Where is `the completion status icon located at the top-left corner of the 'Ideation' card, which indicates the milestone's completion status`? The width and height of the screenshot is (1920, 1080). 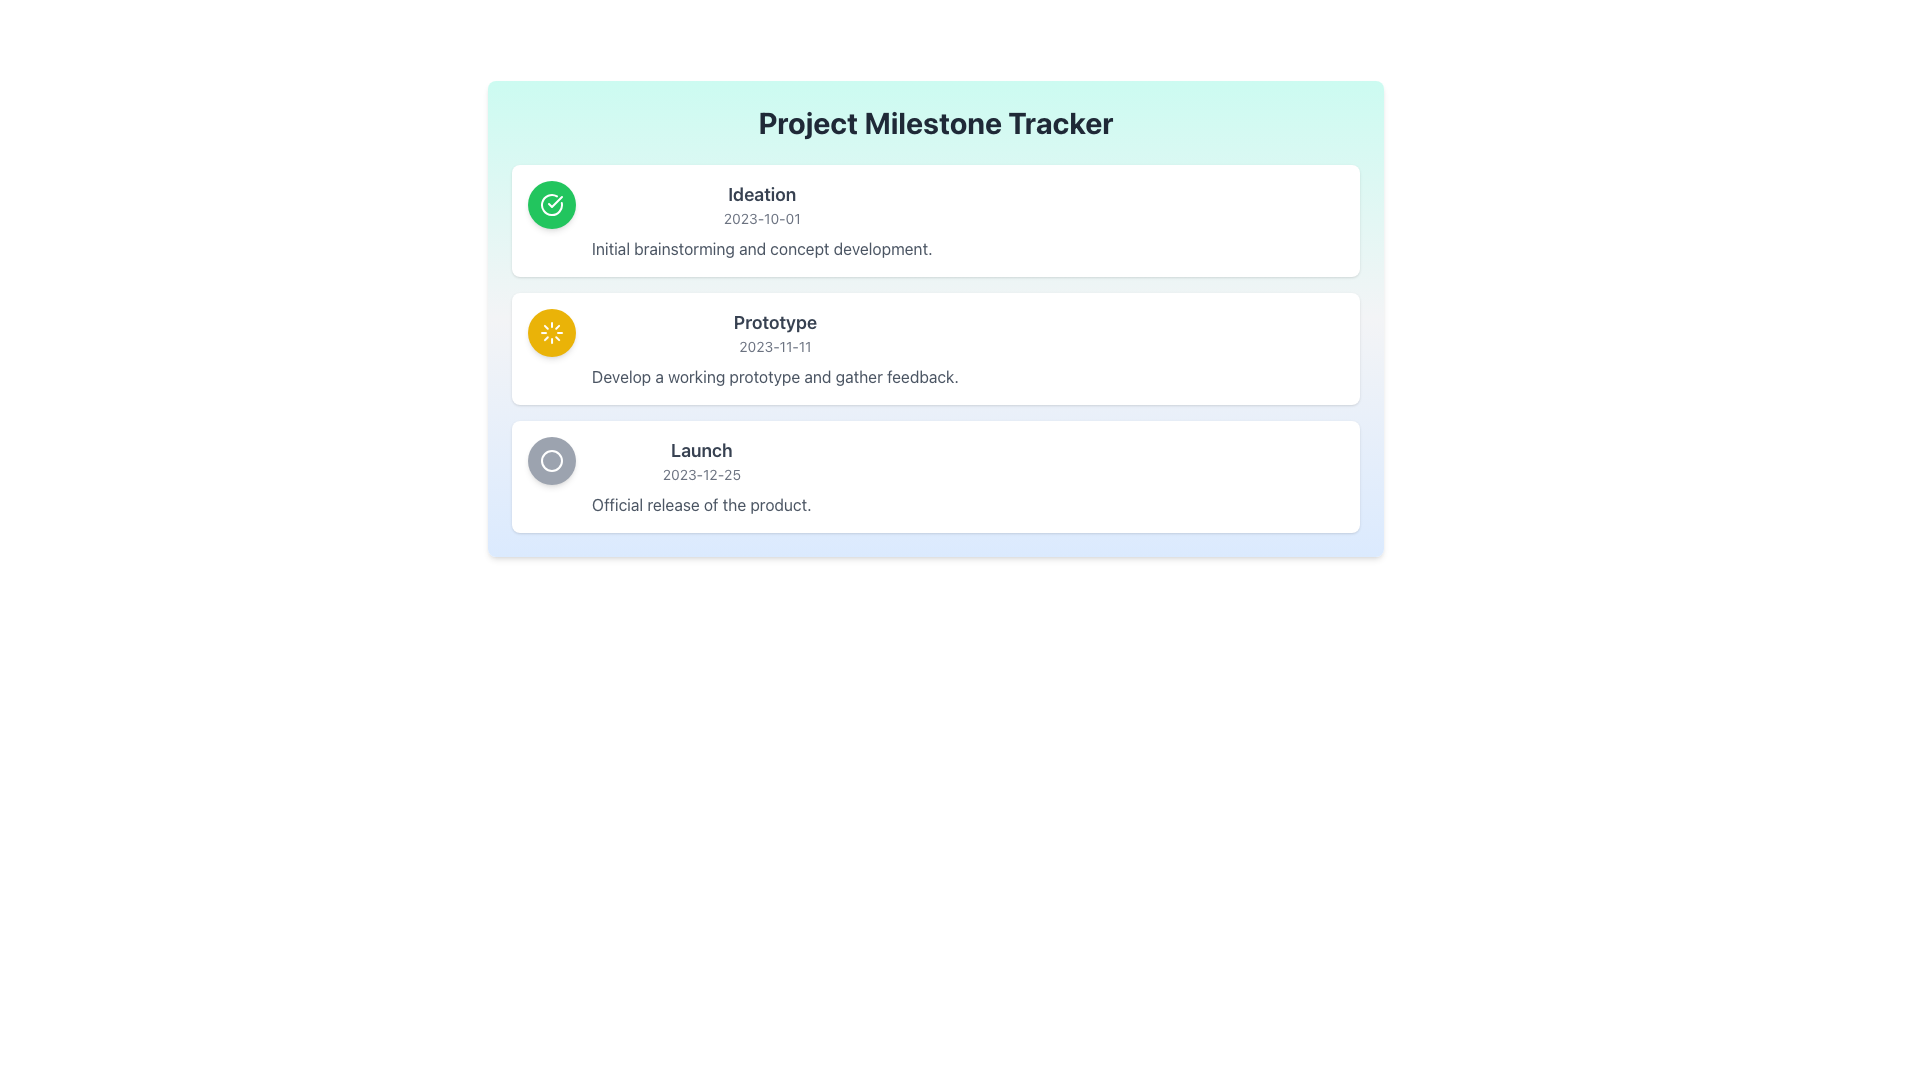
the completion status icon located at the top-left corner of the 'Ideation' card, which indicates the milestone's completion status is located at coordinates (552, 204).